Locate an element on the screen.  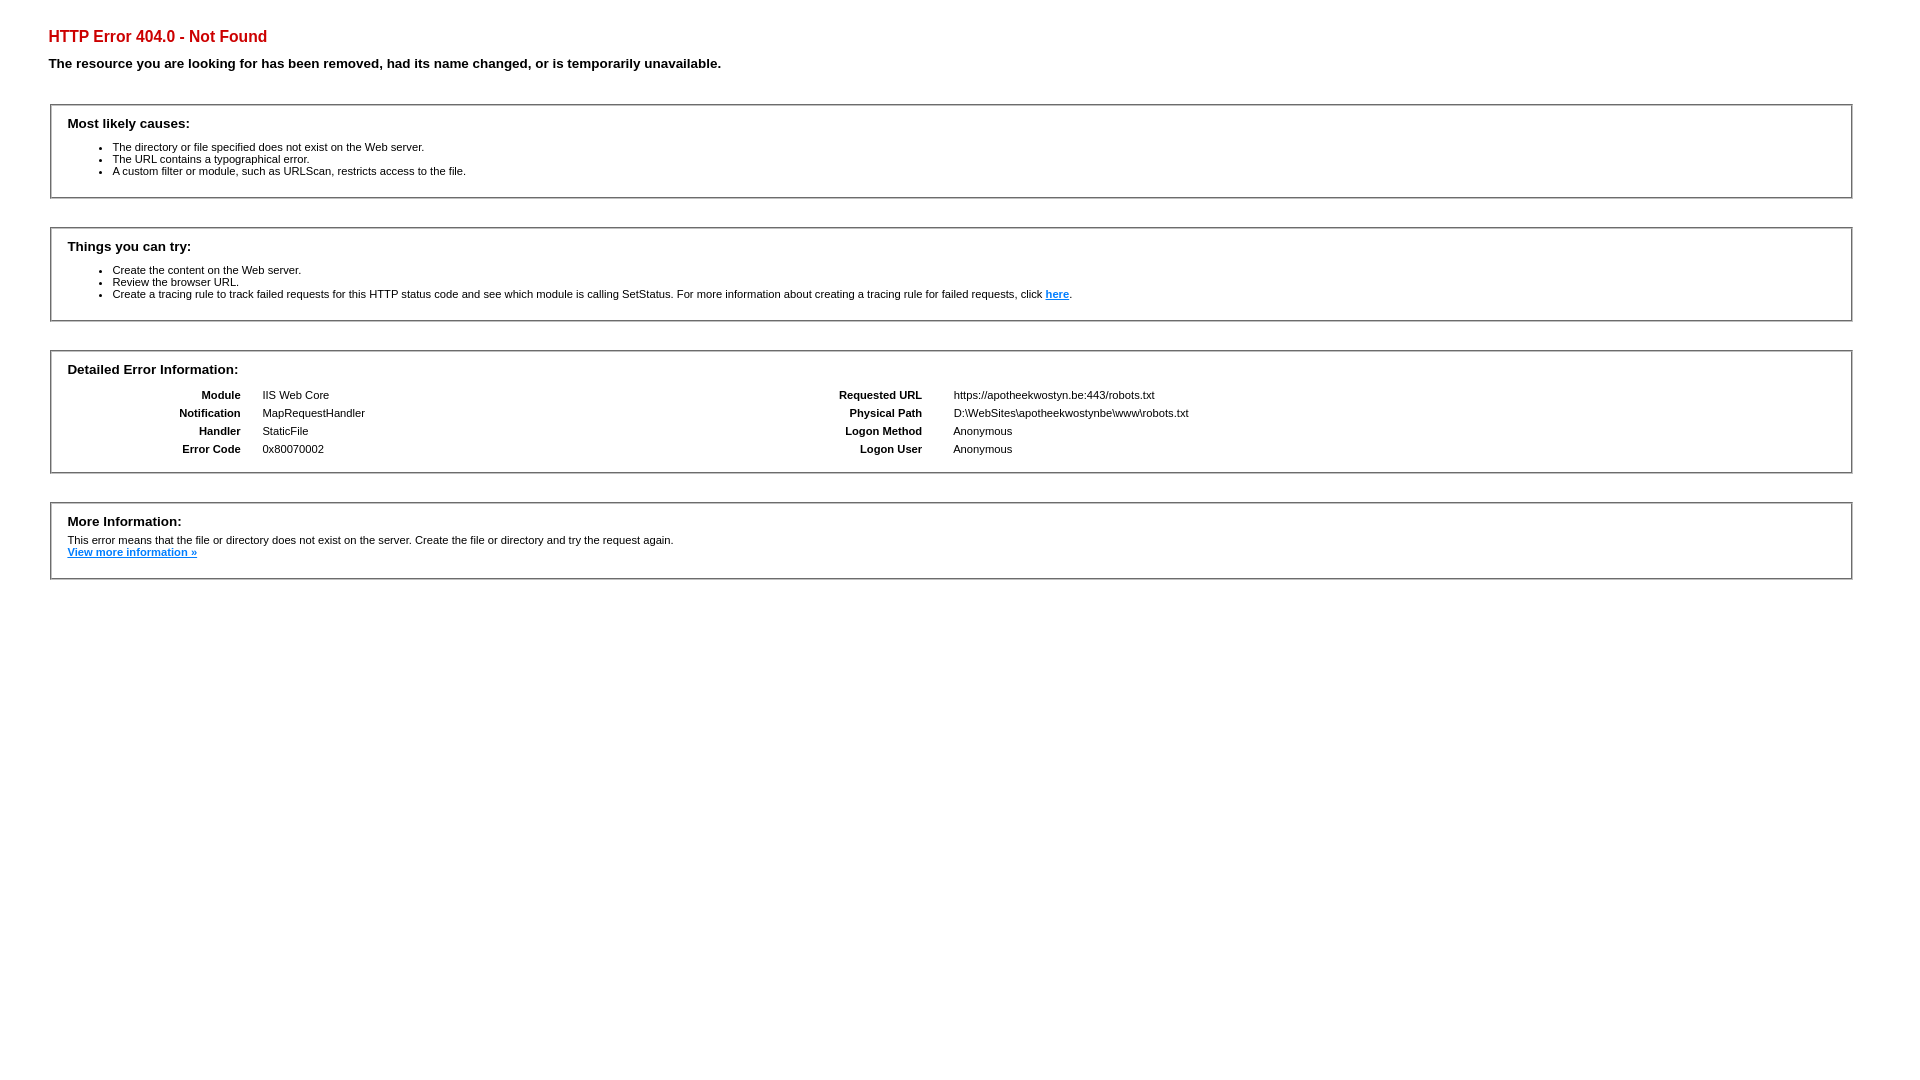
'here' is located at coordinates (1056, 293).